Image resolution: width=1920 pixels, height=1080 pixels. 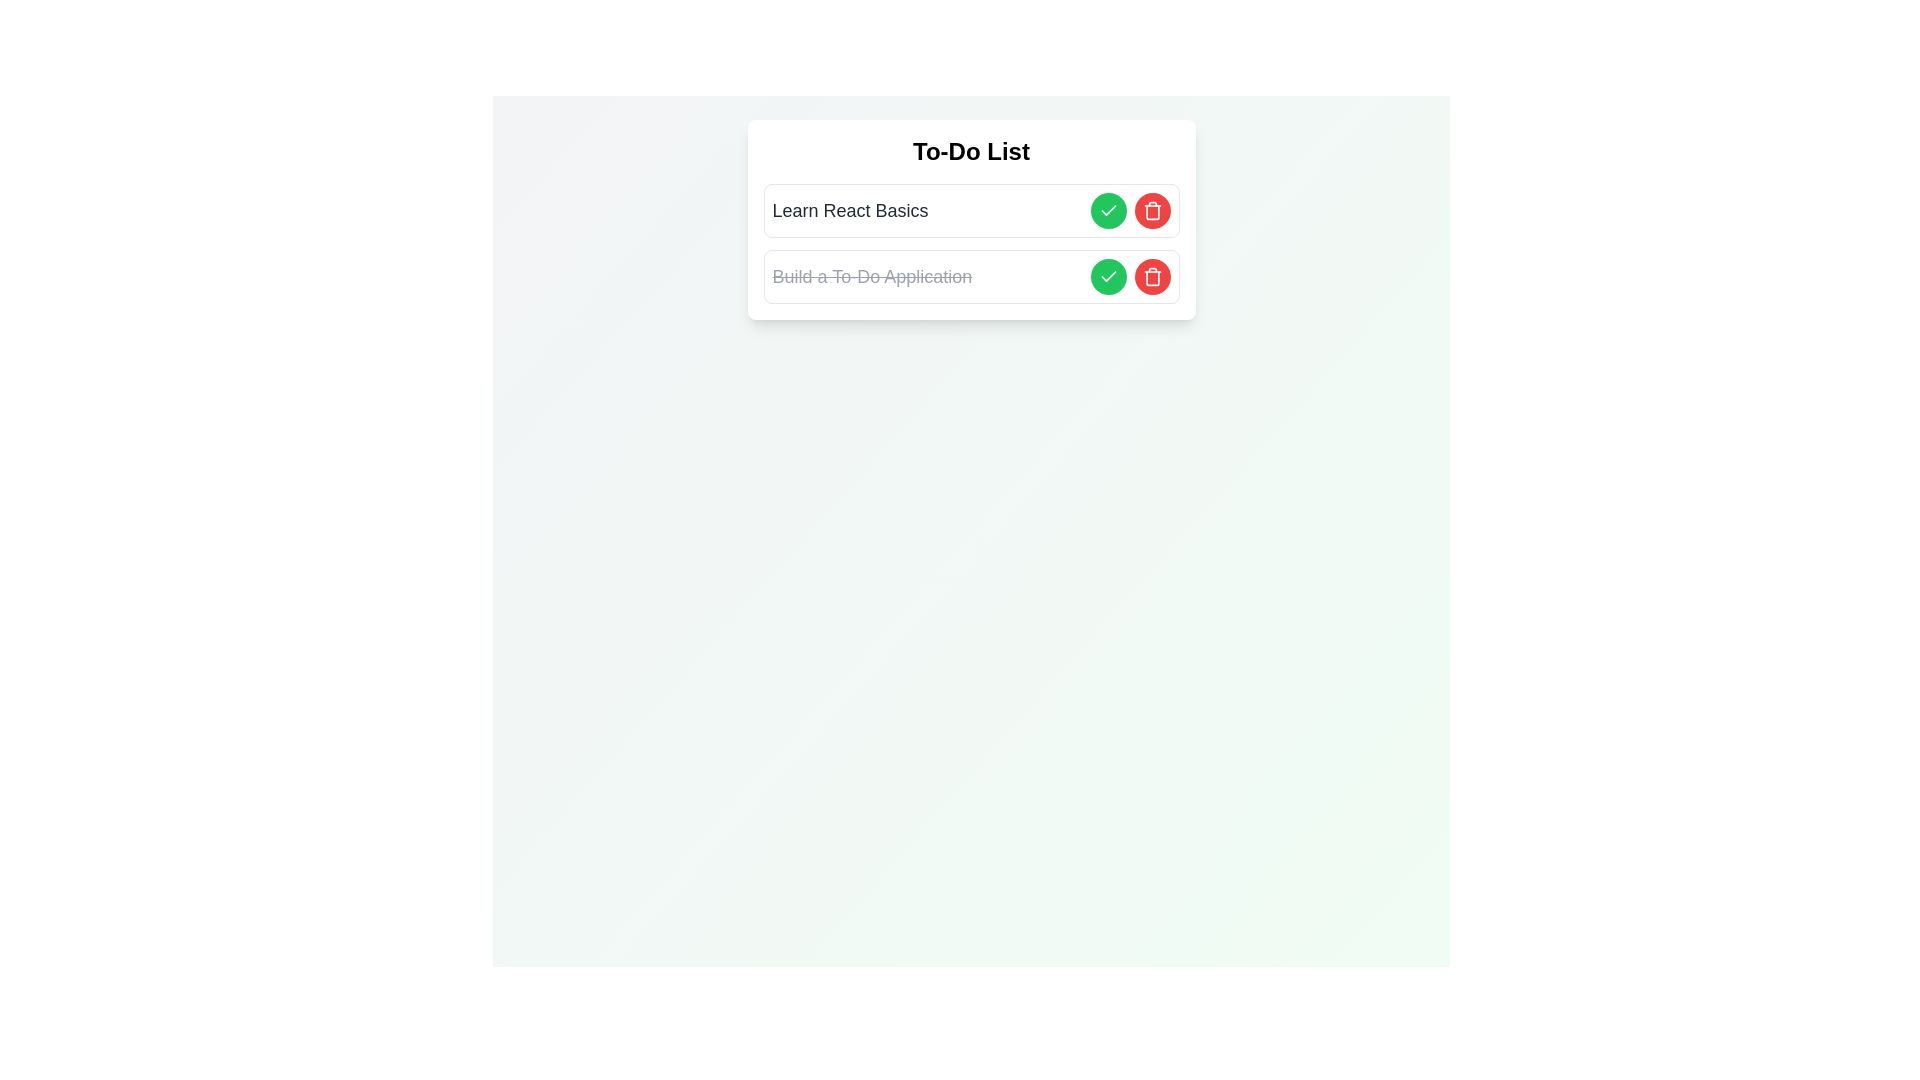 I want to click on the green circular button icon indicating the completion of the task 'Learn React Basics', so click(x=1107, y=276).